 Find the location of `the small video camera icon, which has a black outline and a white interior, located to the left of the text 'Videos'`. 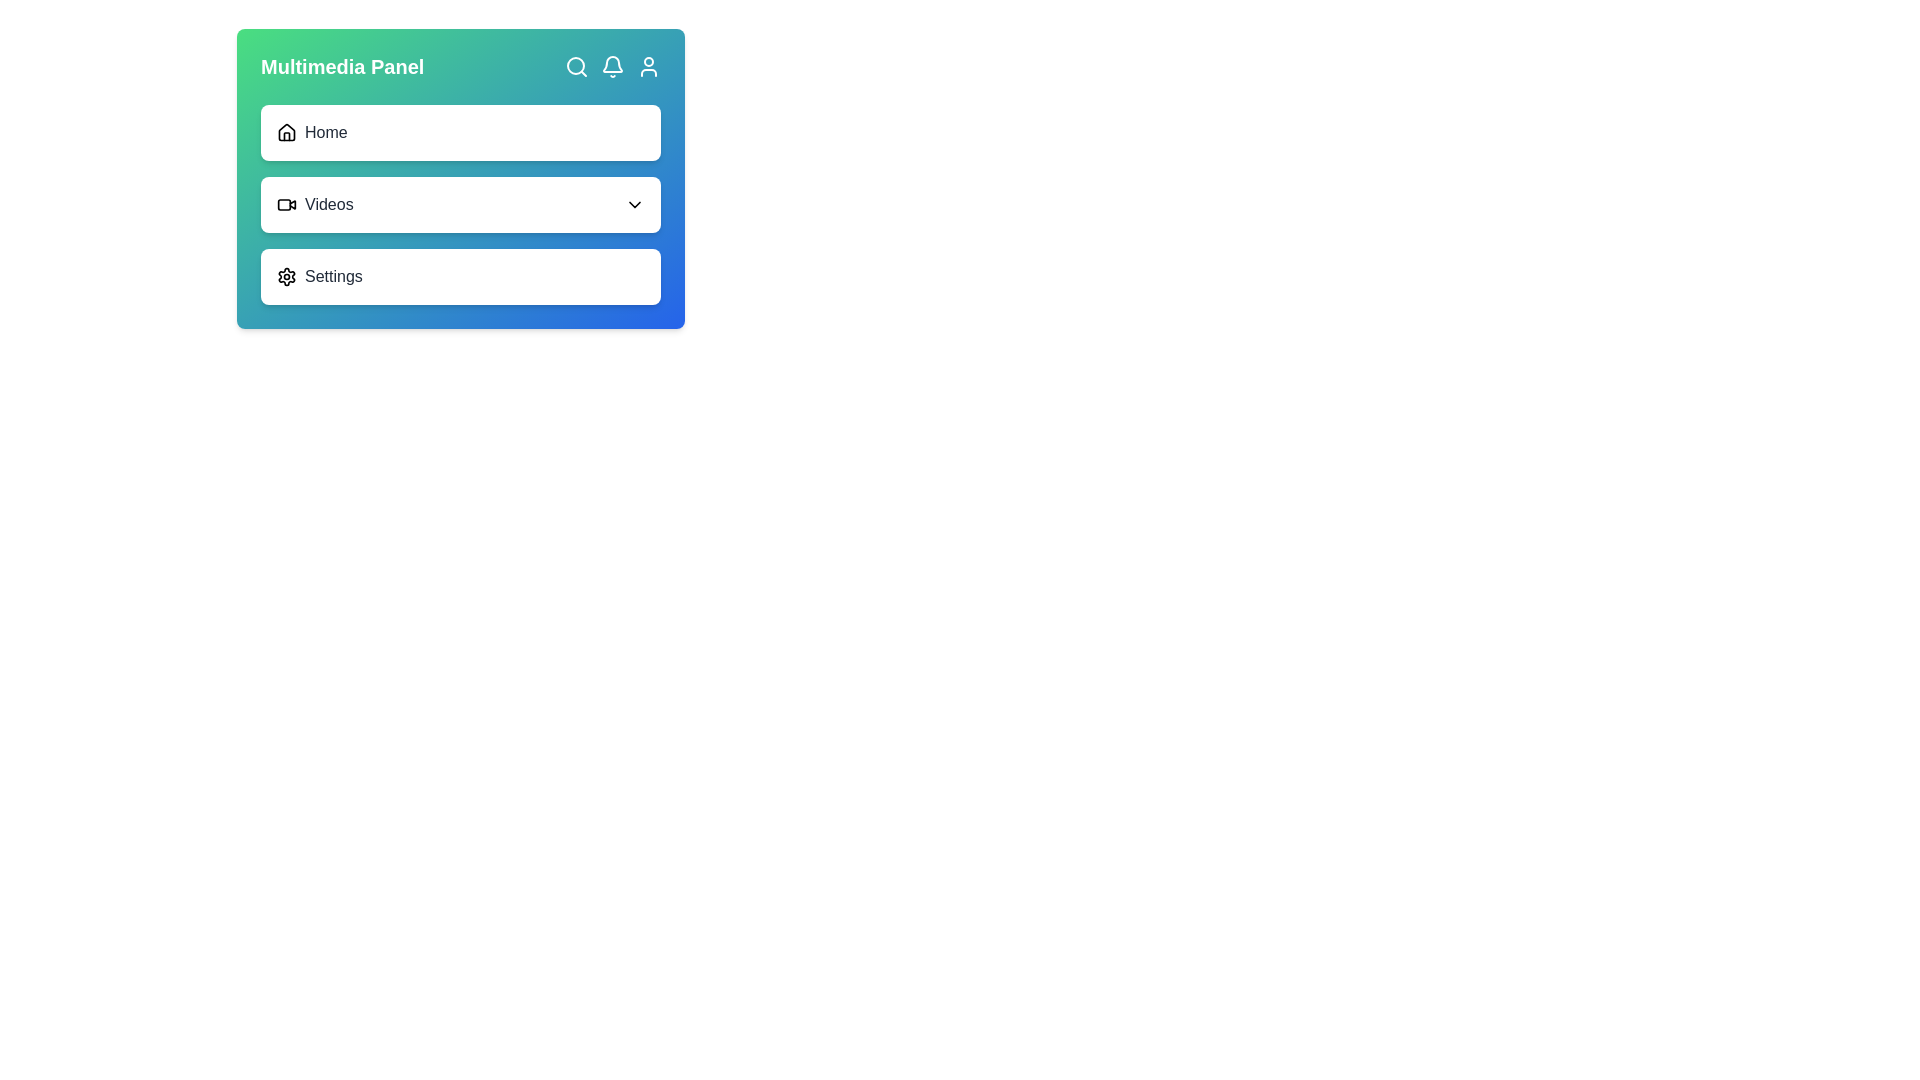

the small video camera icon, which has a black outline and a white interior, located to the left of the text 'Videos' is located at coordinates (286, 204).